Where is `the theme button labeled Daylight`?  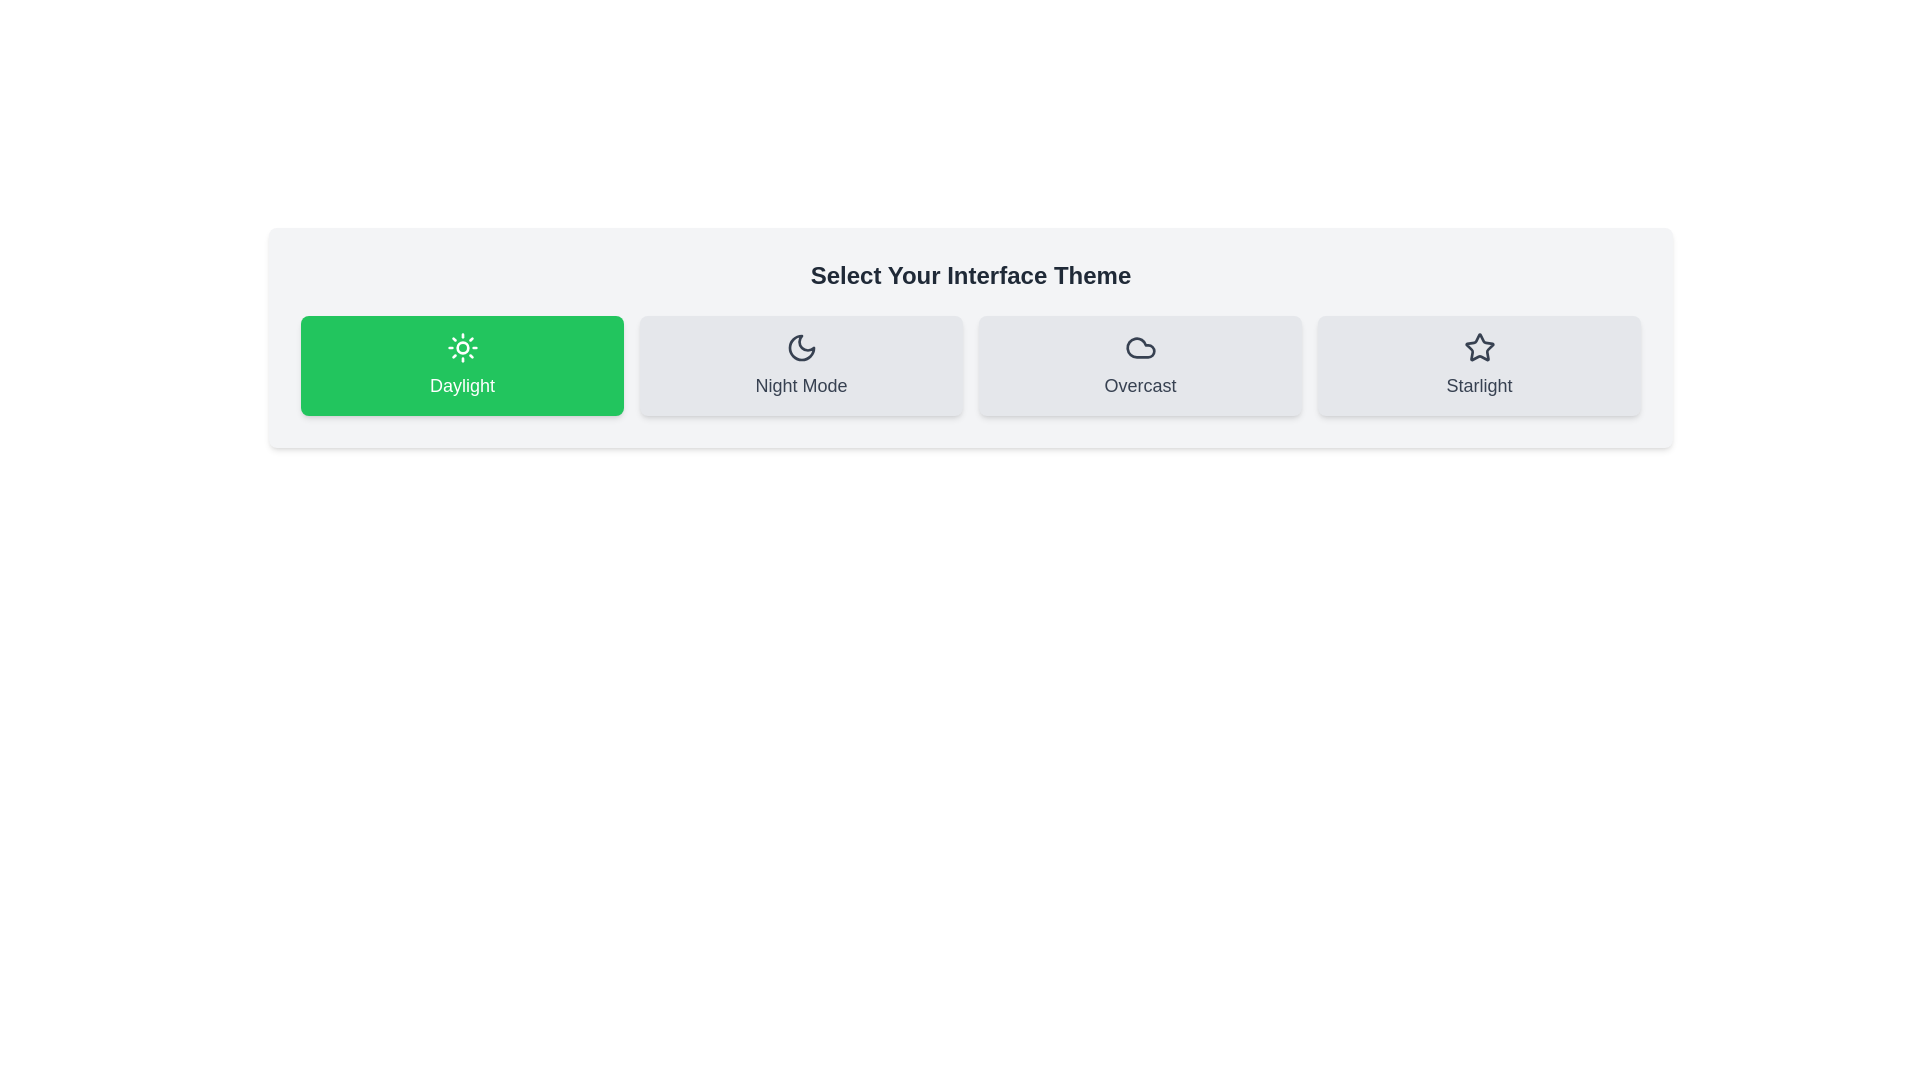
the theme button labeled Daylight is located at coordinates (461, 366).